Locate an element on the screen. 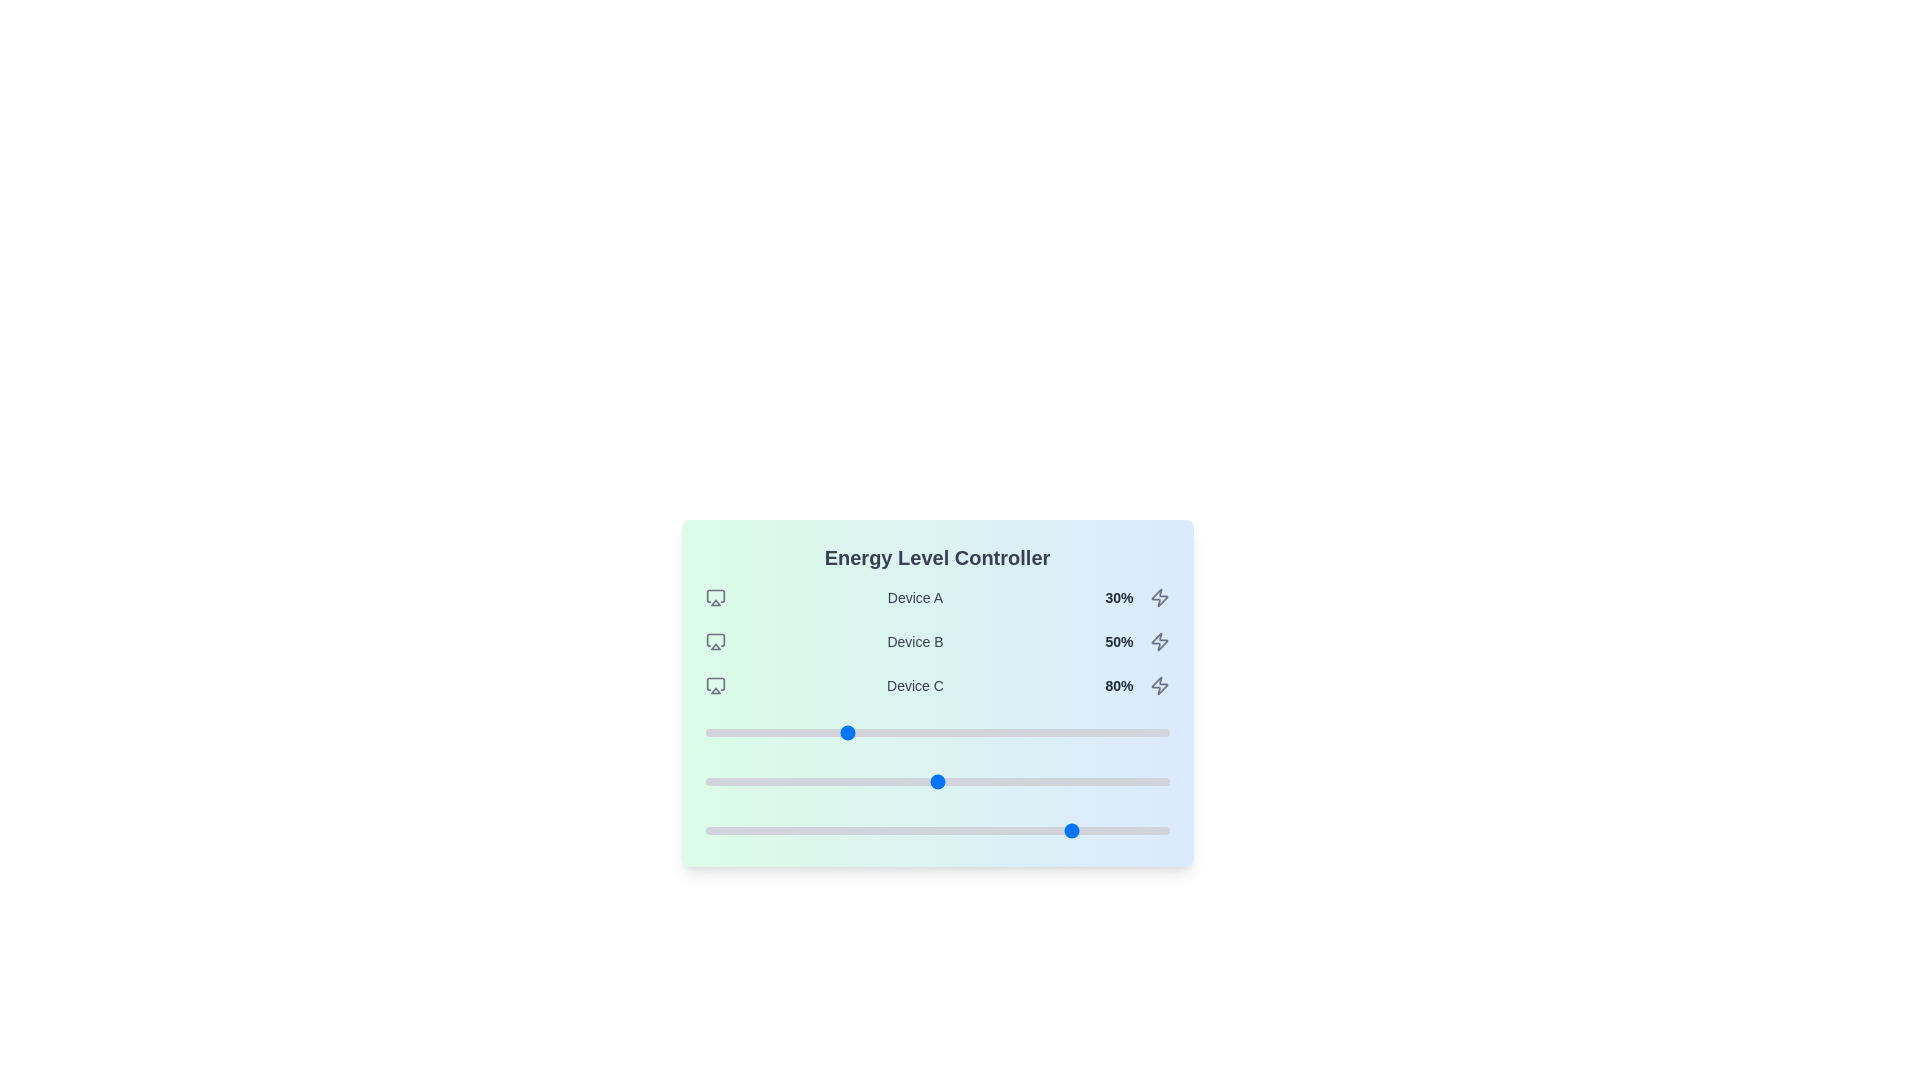 This screenshot has height=1080, width=1920. the slider for Device C to set the energy level to 52% is located at coordinates (945, 830).